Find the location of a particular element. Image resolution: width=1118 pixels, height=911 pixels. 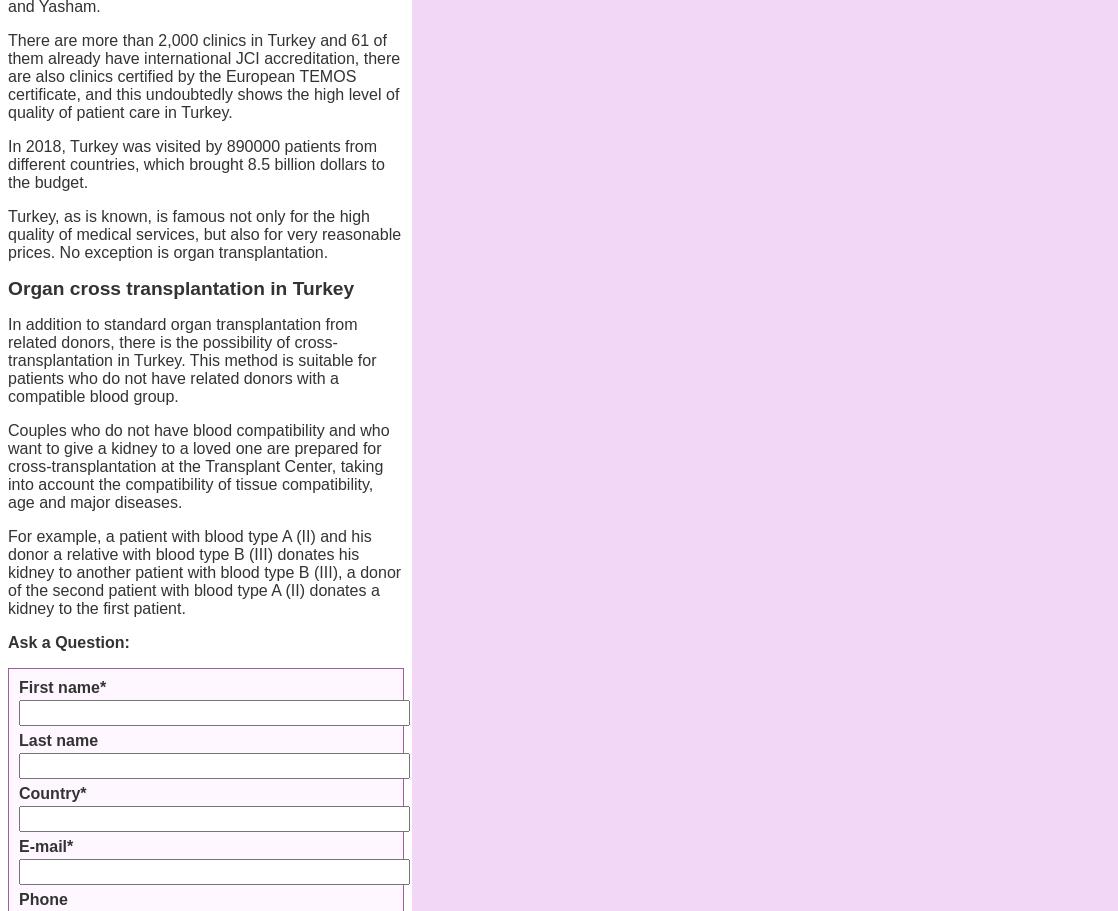

'E-mail*' is located at coordinates (45, 845).